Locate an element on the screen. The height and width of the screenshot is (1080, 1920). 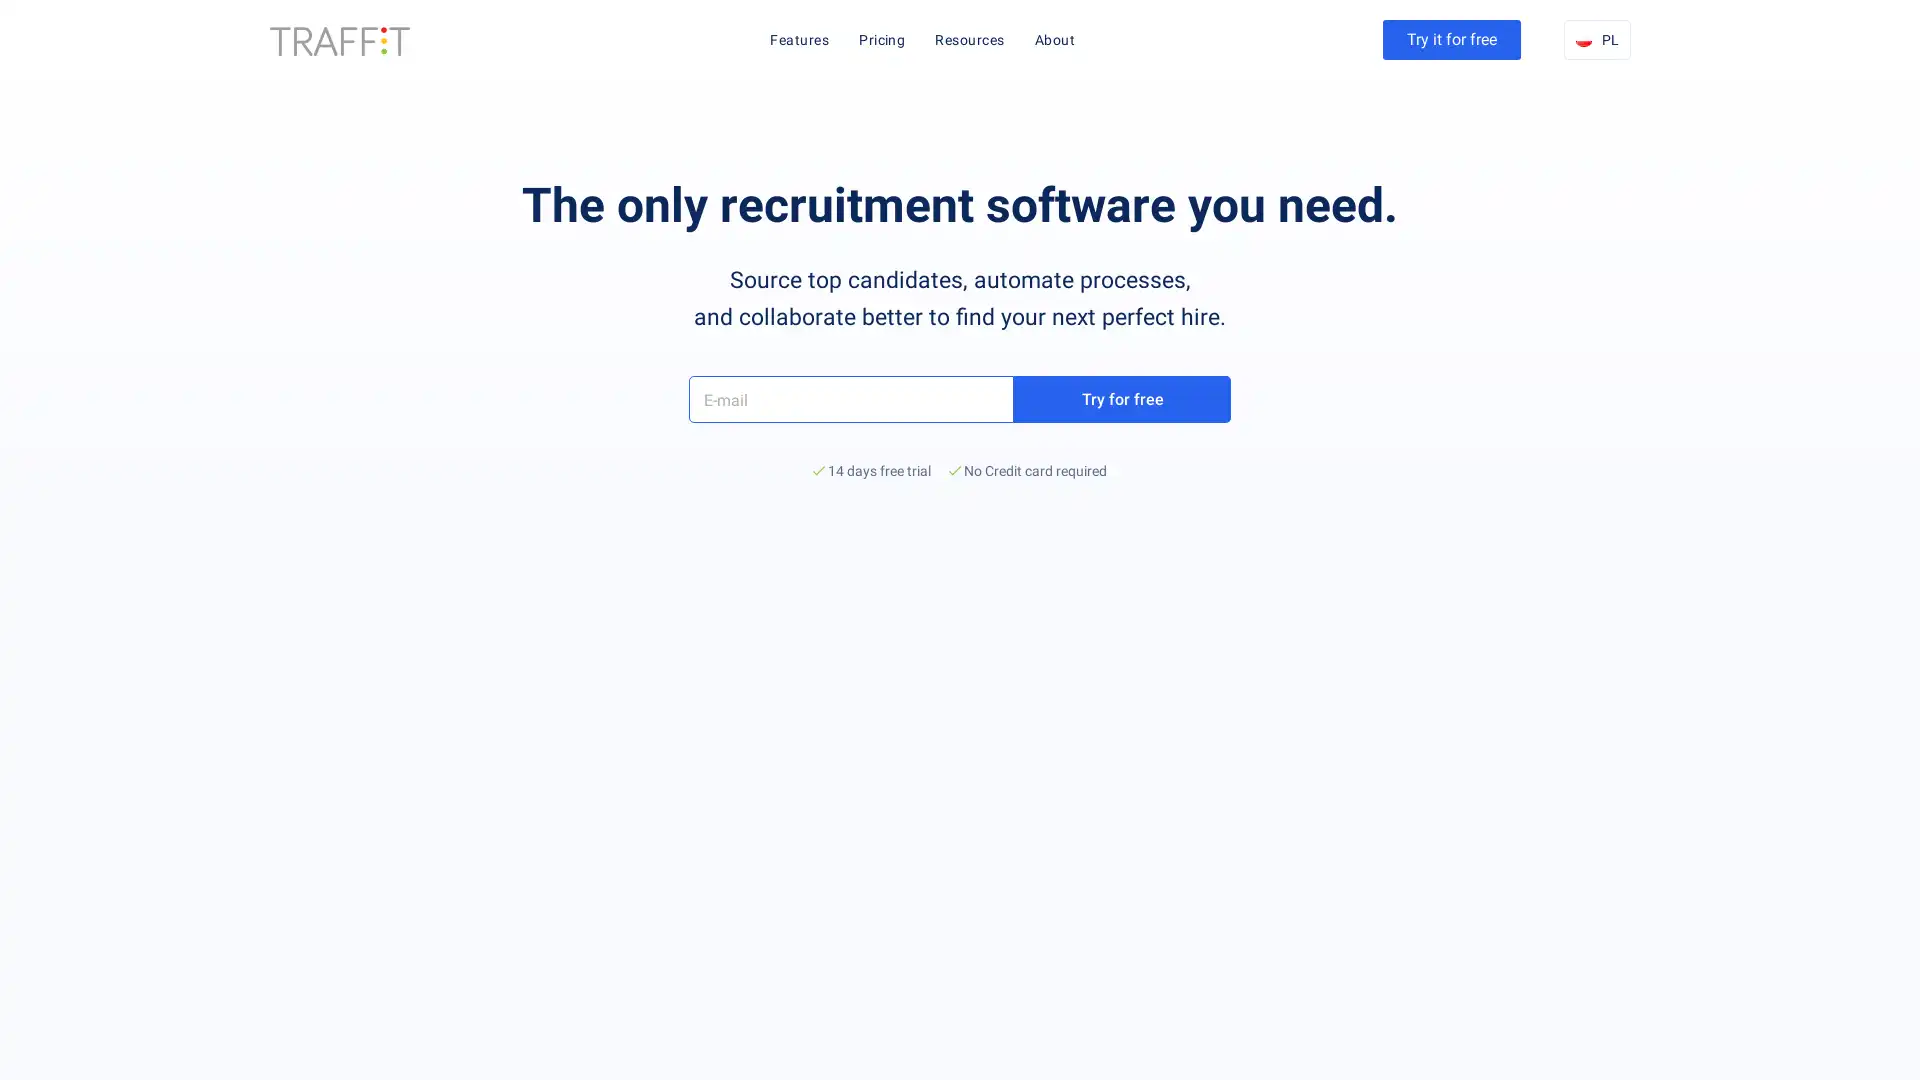
Try for free is located at coordinates (1122, 399).